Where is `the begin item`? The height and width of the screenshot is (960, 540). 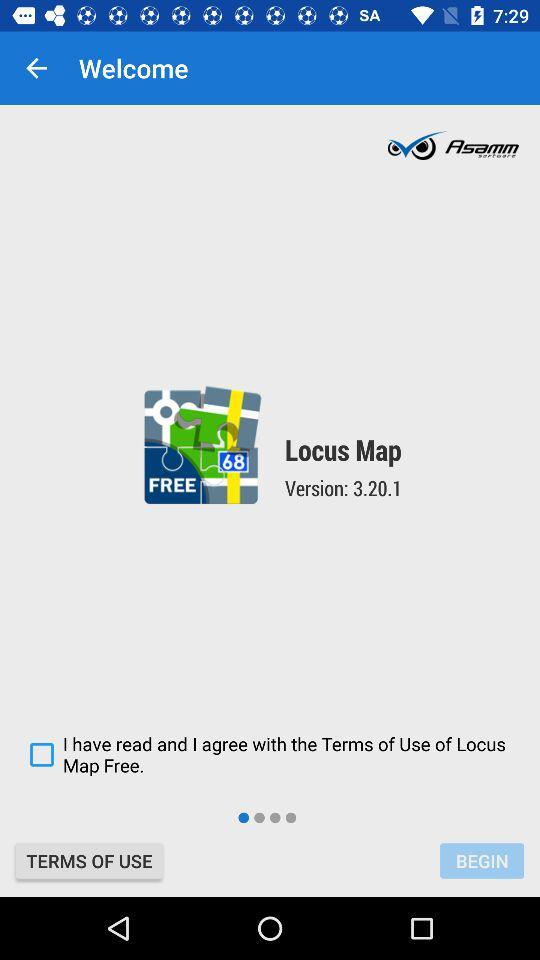
the begin item is located at coordinates (481, 860).